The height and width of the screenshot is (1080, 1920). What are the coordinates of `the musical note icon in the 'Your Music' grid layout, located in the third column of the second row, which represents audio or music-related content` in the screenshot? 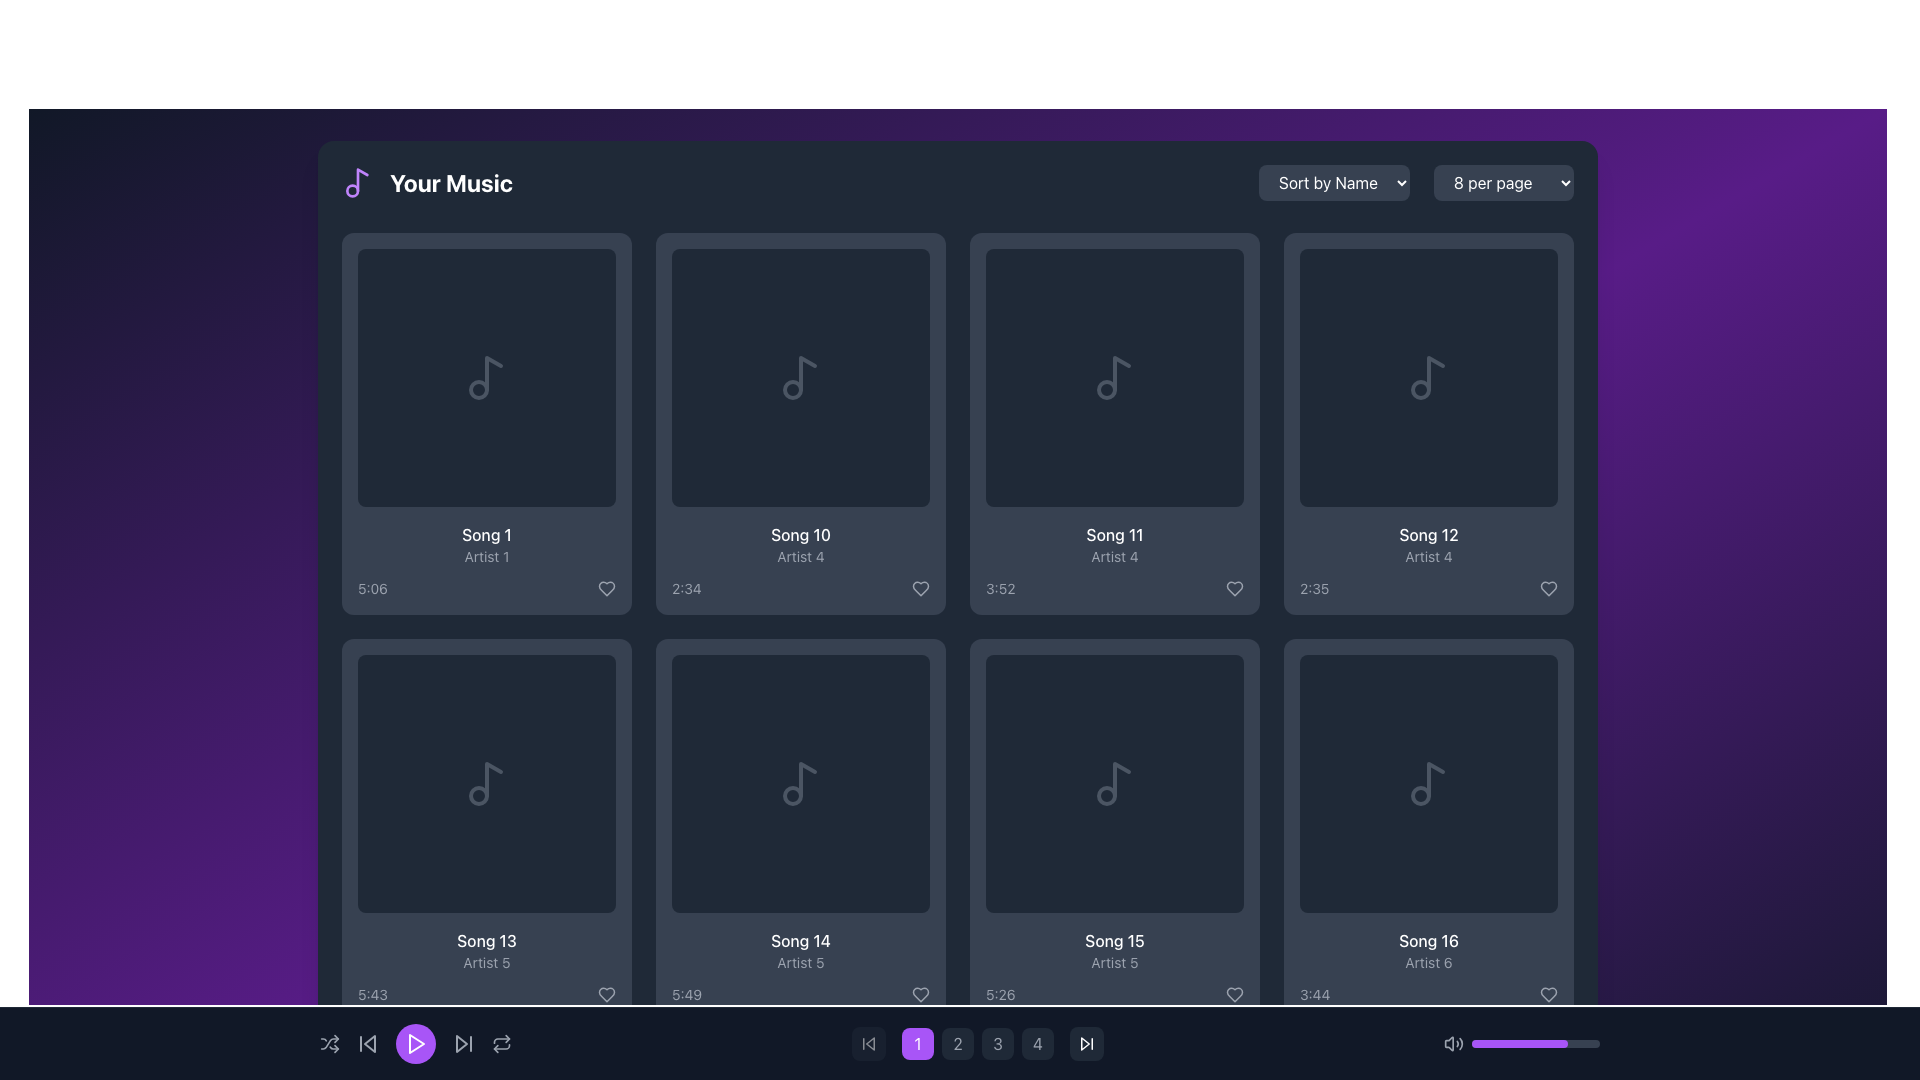 It's located at (1113, 378).